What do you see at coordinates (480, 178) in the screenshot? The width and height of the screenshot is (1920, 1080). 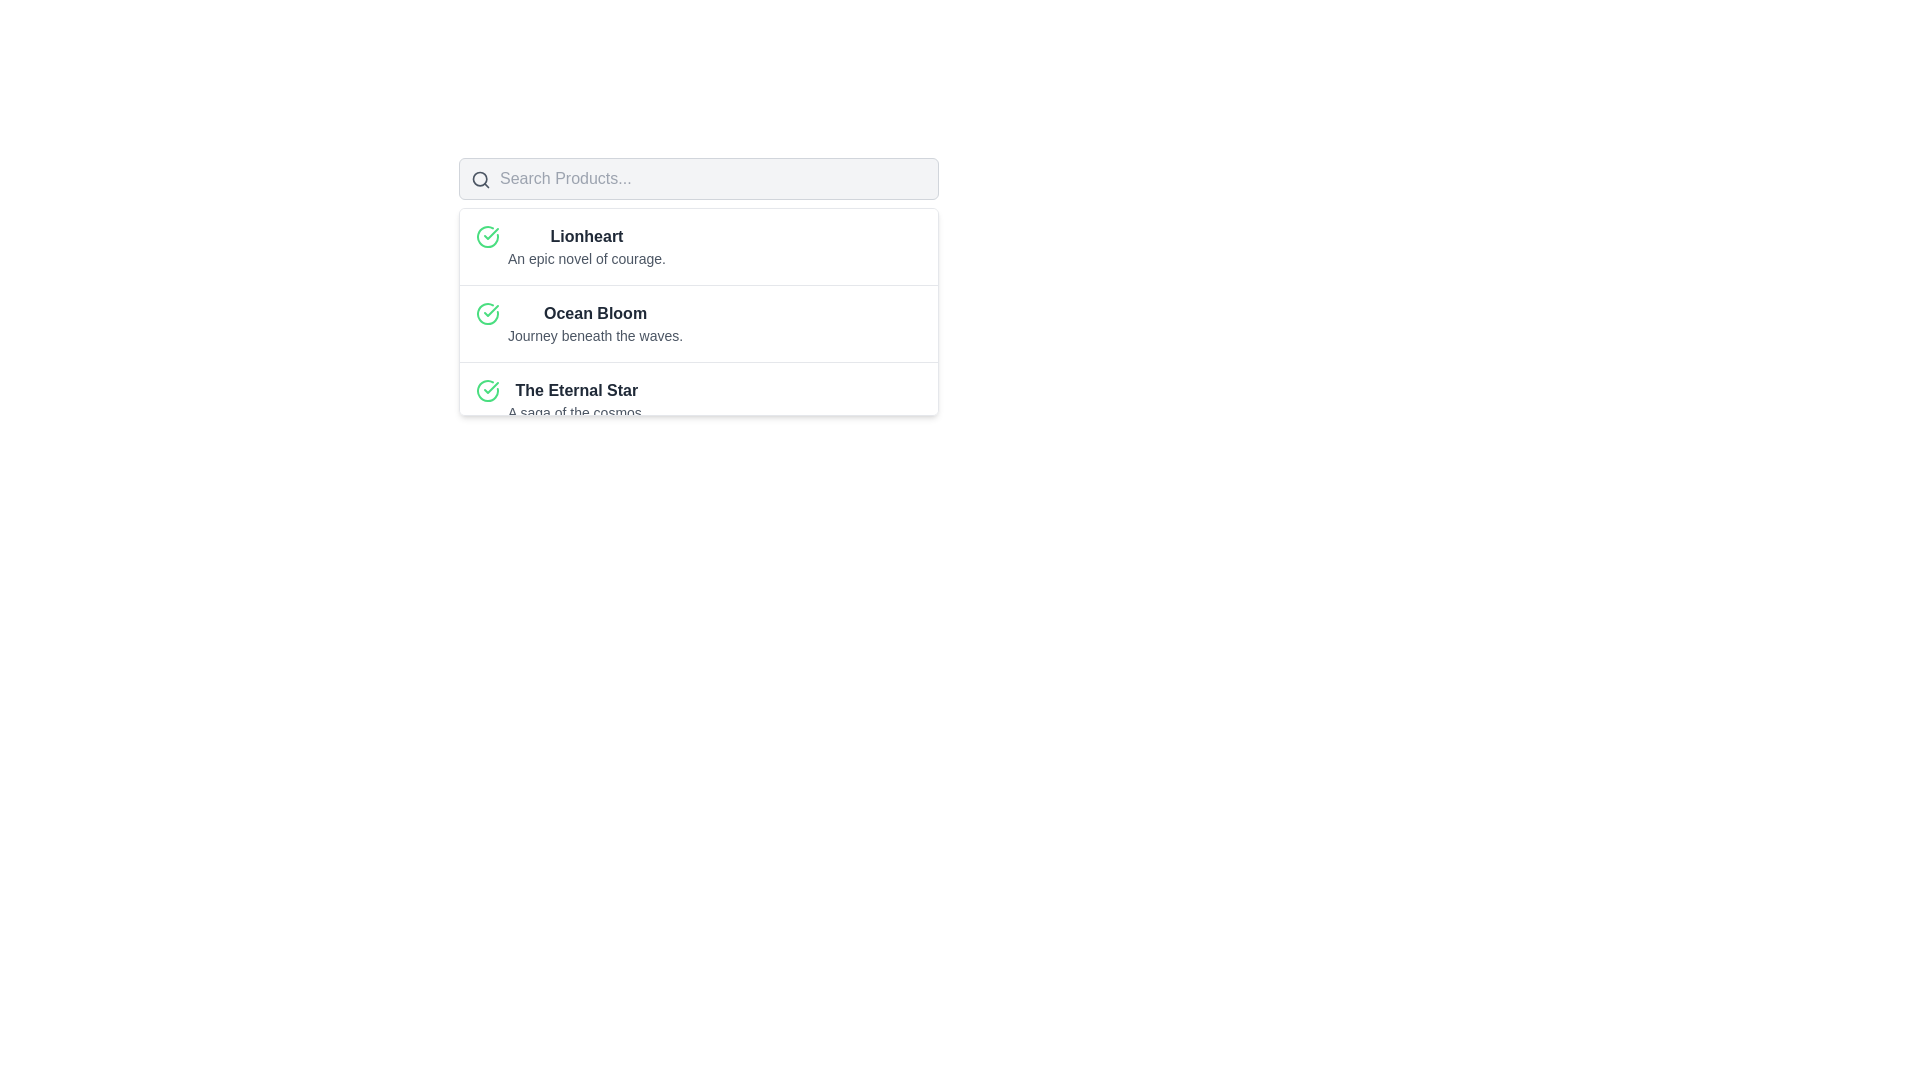 I see `the small circular element inside the magnifying glass icon located at the top-left corner of the search bar` at bounding box center [480, 178].